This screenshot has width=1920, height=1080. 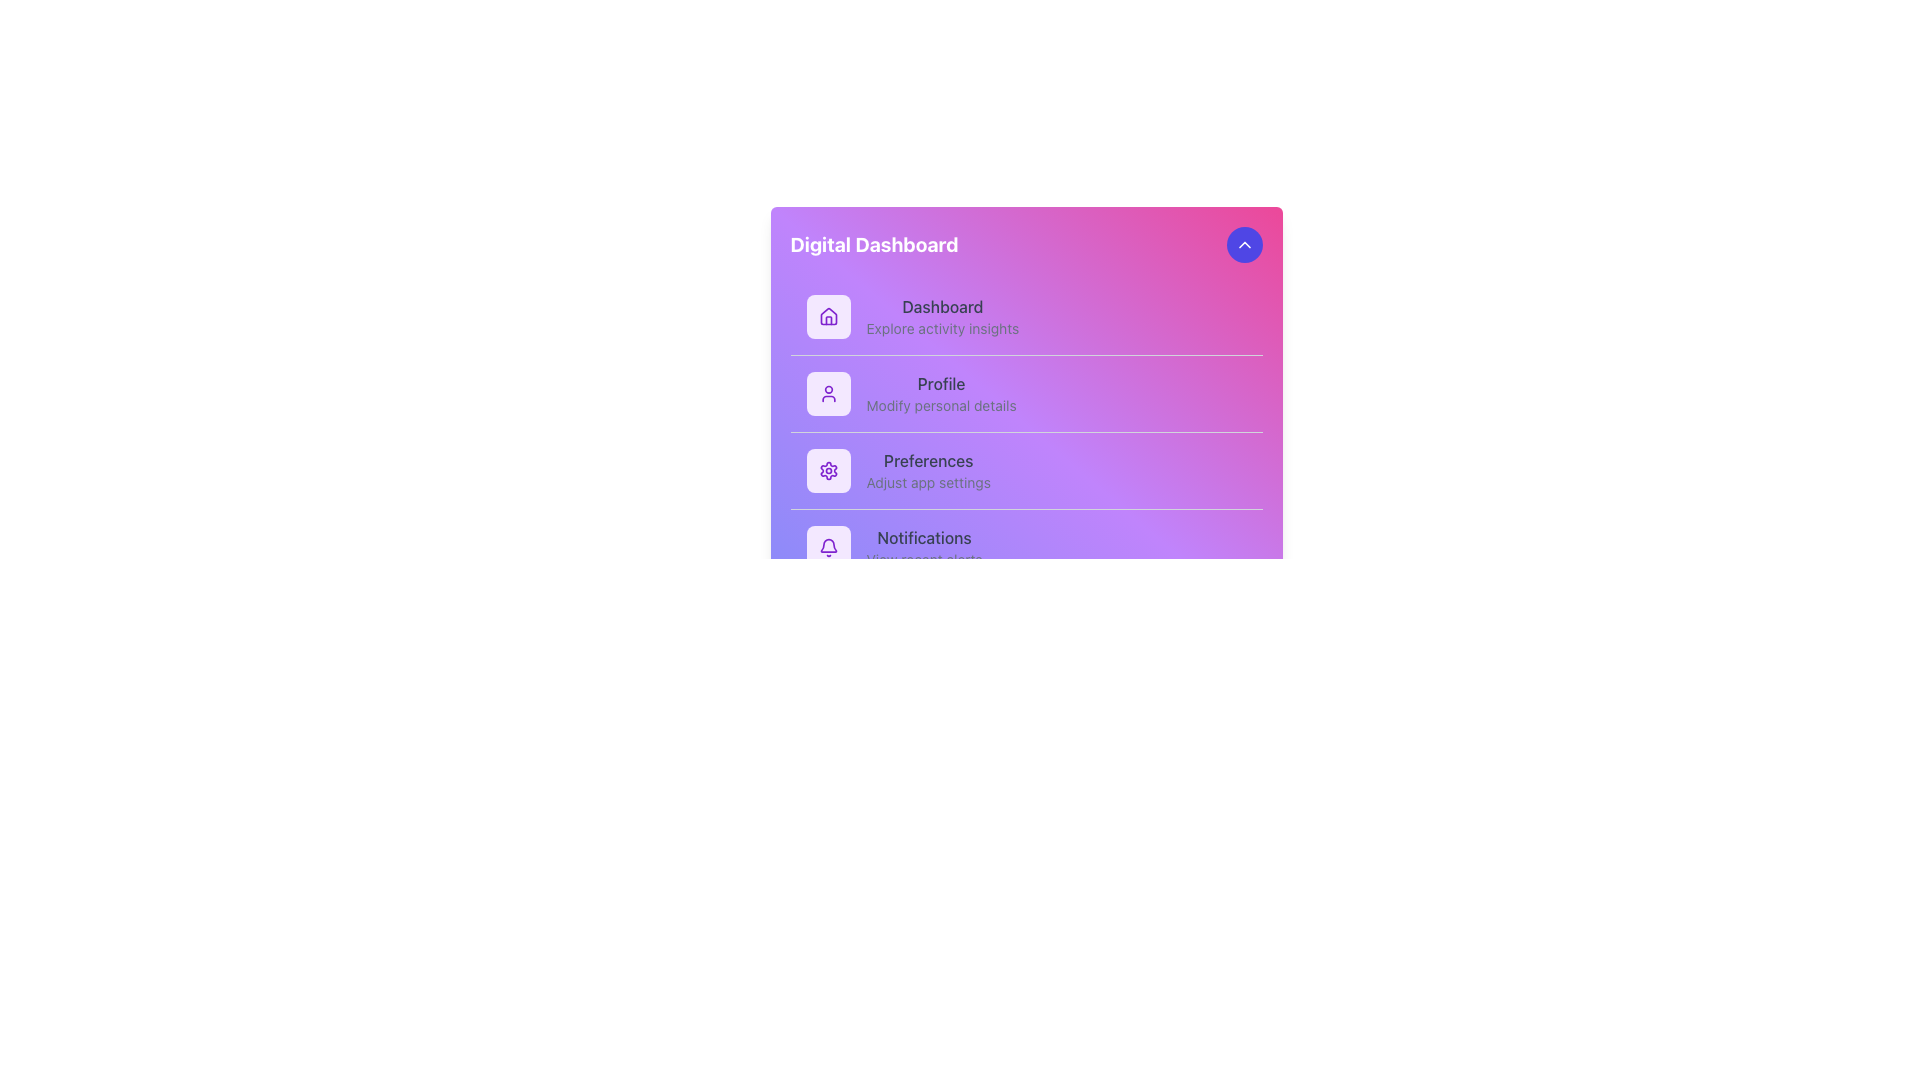 What do you see at coordinates (941, 315) in the screenshot?
I see `the Navigational Text Label that displays 'Dashboard' and 'Explore activity insights'` at bounding box center [941, 315].